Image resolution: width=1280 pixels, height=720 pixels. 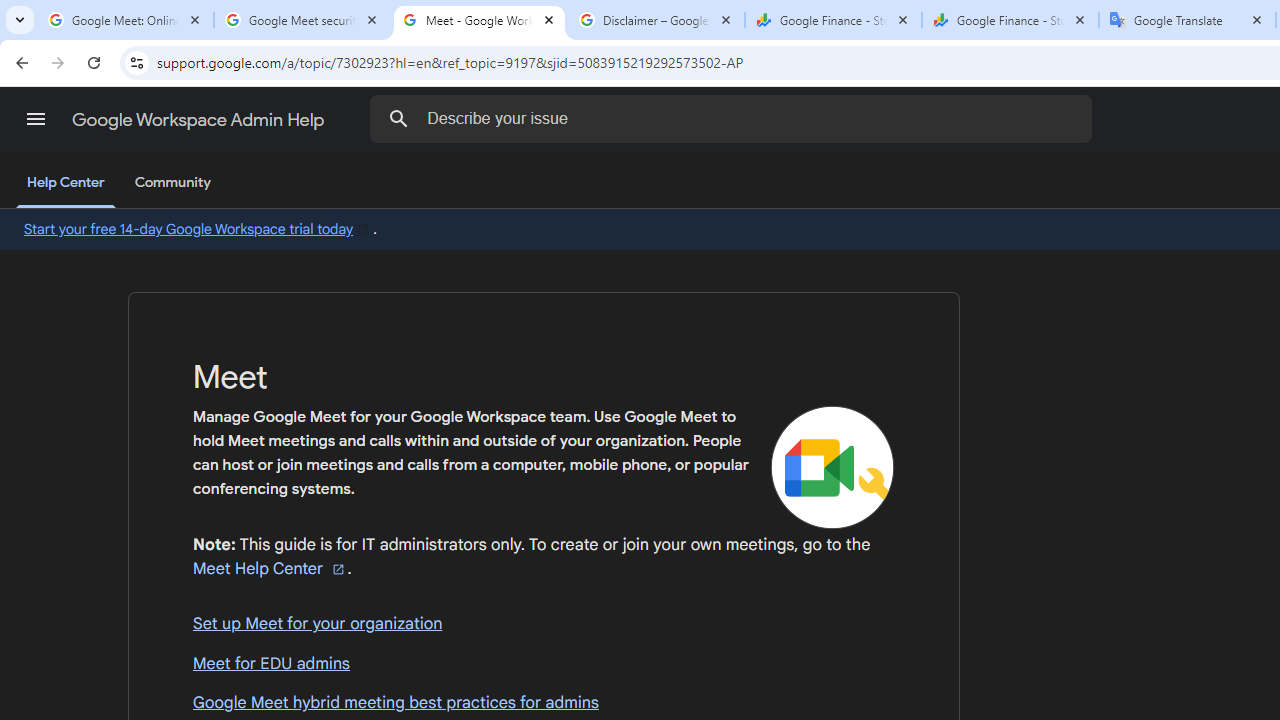 What do you see at coordinates (734, 118) in the screenshot?
I see `'Describe your issue'` at bounding box center [734, 118].